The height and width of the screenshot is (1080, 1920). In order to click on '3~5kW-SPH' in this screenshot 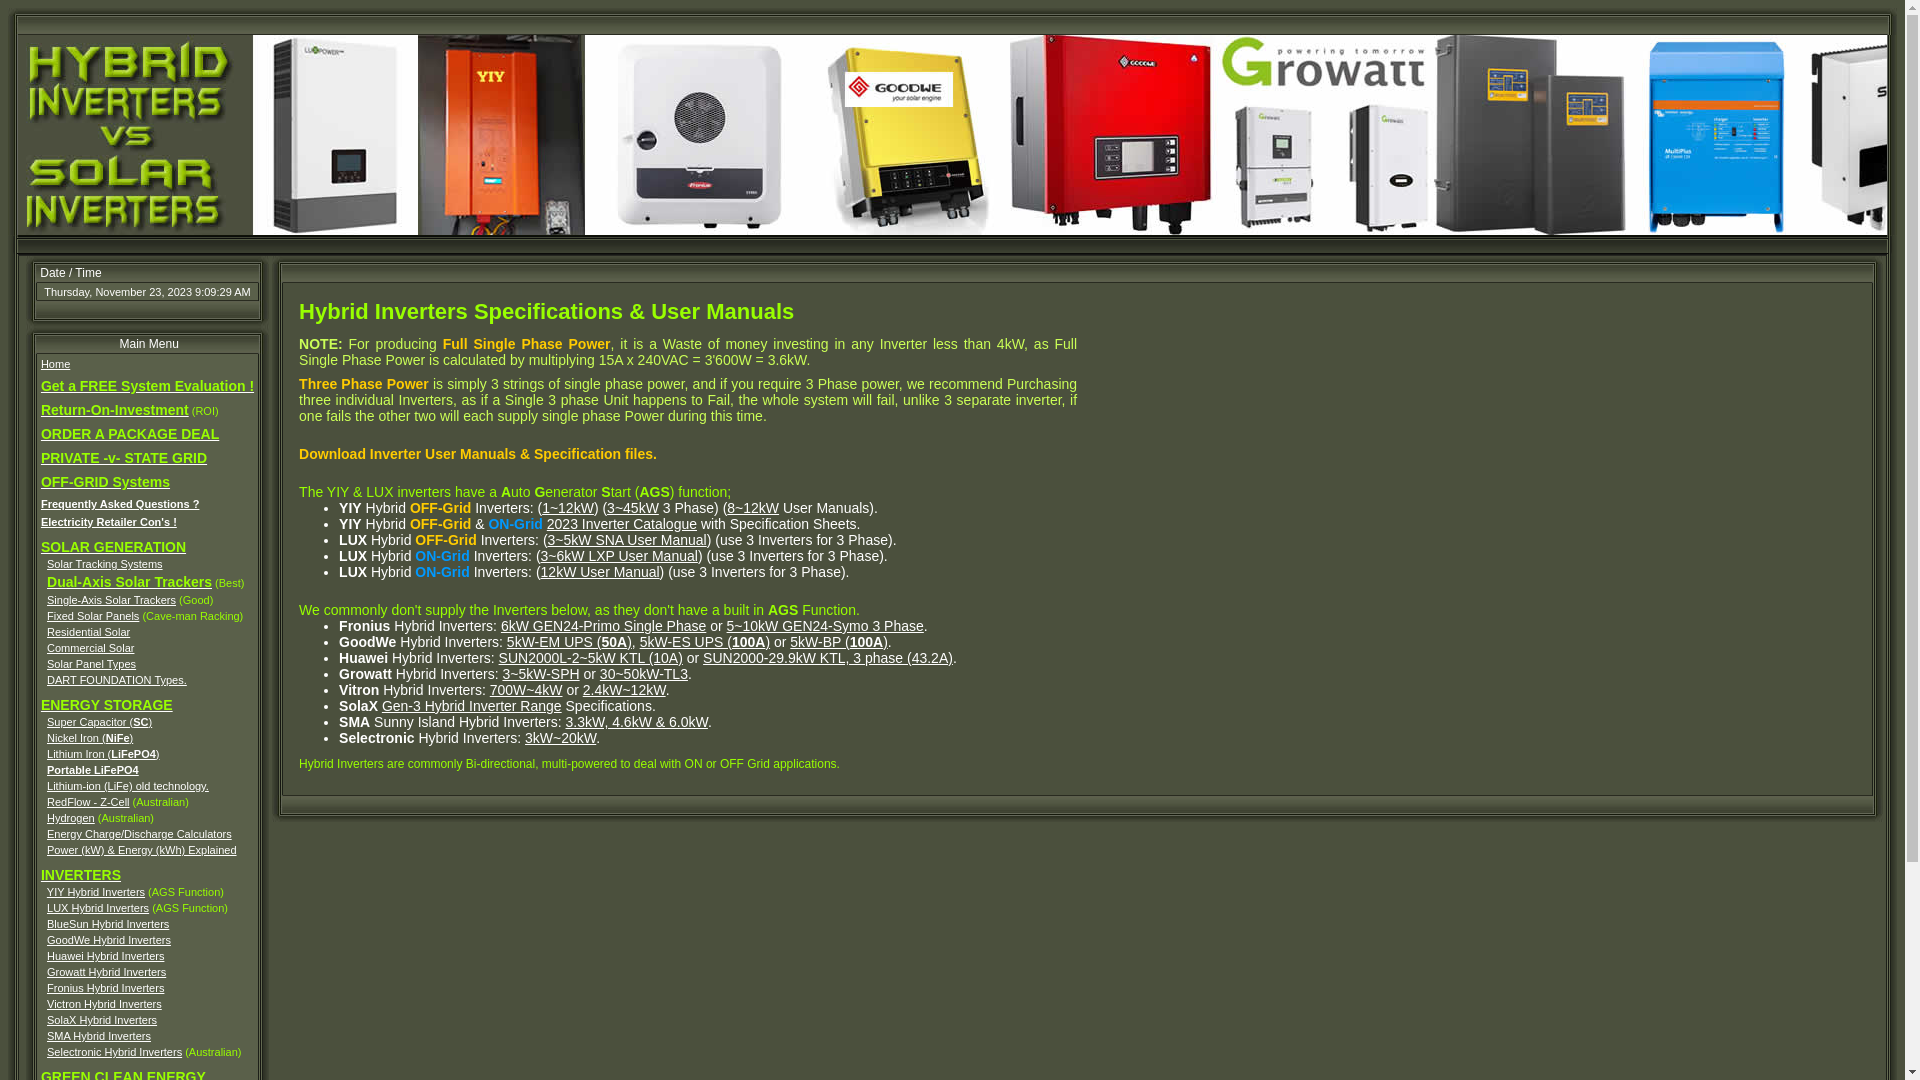, I will do `click(540, 674)`.